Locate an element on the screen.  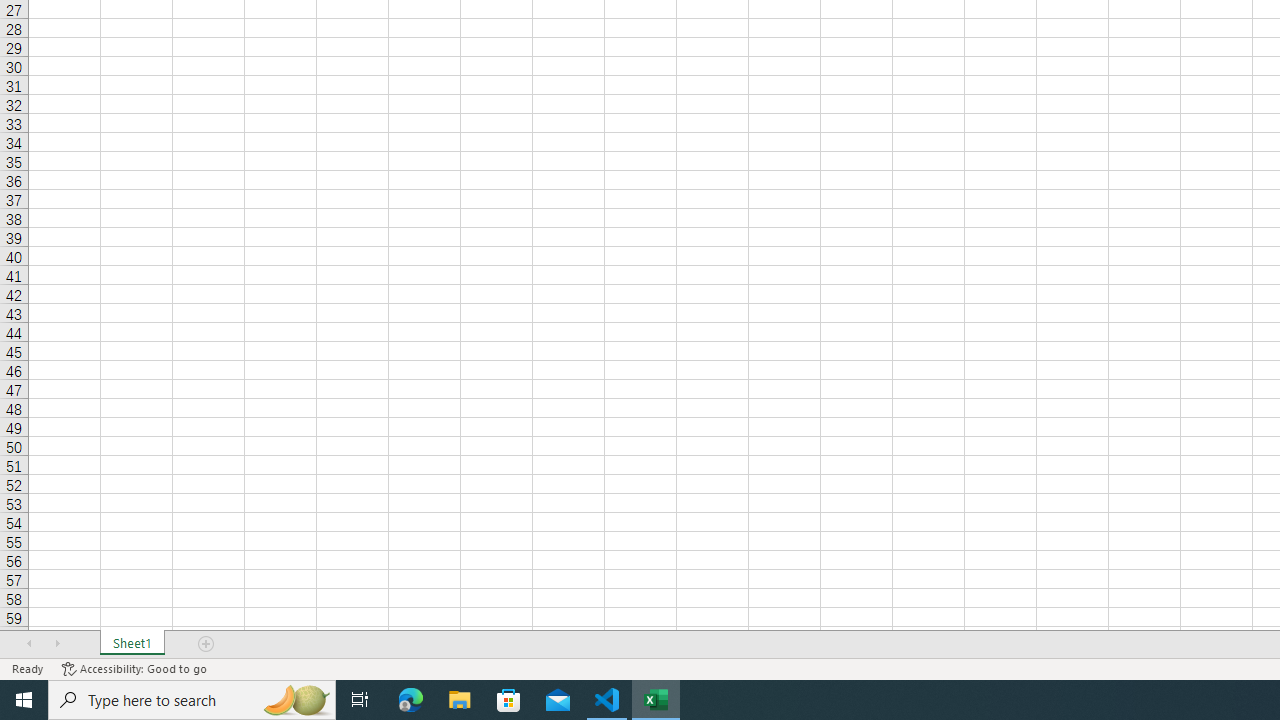
'Scroll Left' is located at coordinates (29, 644).